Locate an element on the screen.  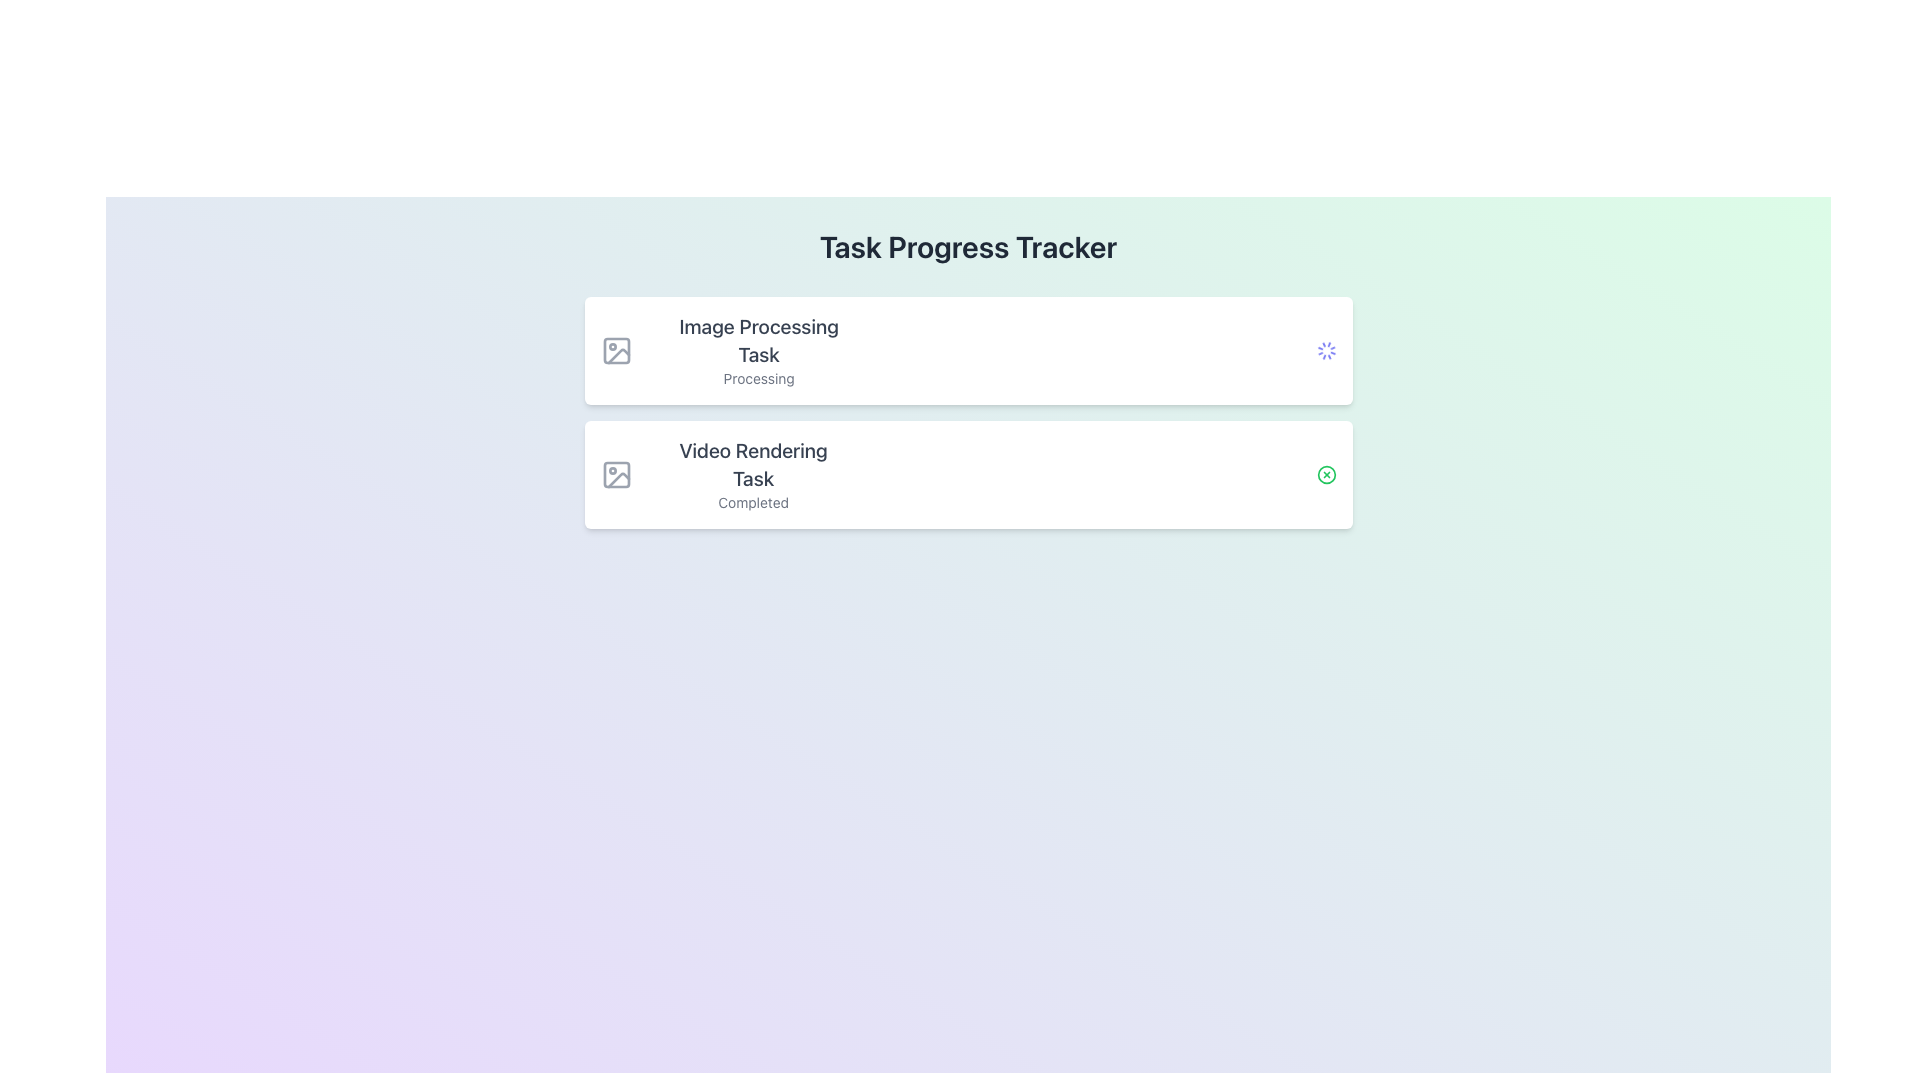
the text label displaying 'Processing' located below the title 'Image Processing Task' in the task progress tracker is located at coordinates (758, 378).